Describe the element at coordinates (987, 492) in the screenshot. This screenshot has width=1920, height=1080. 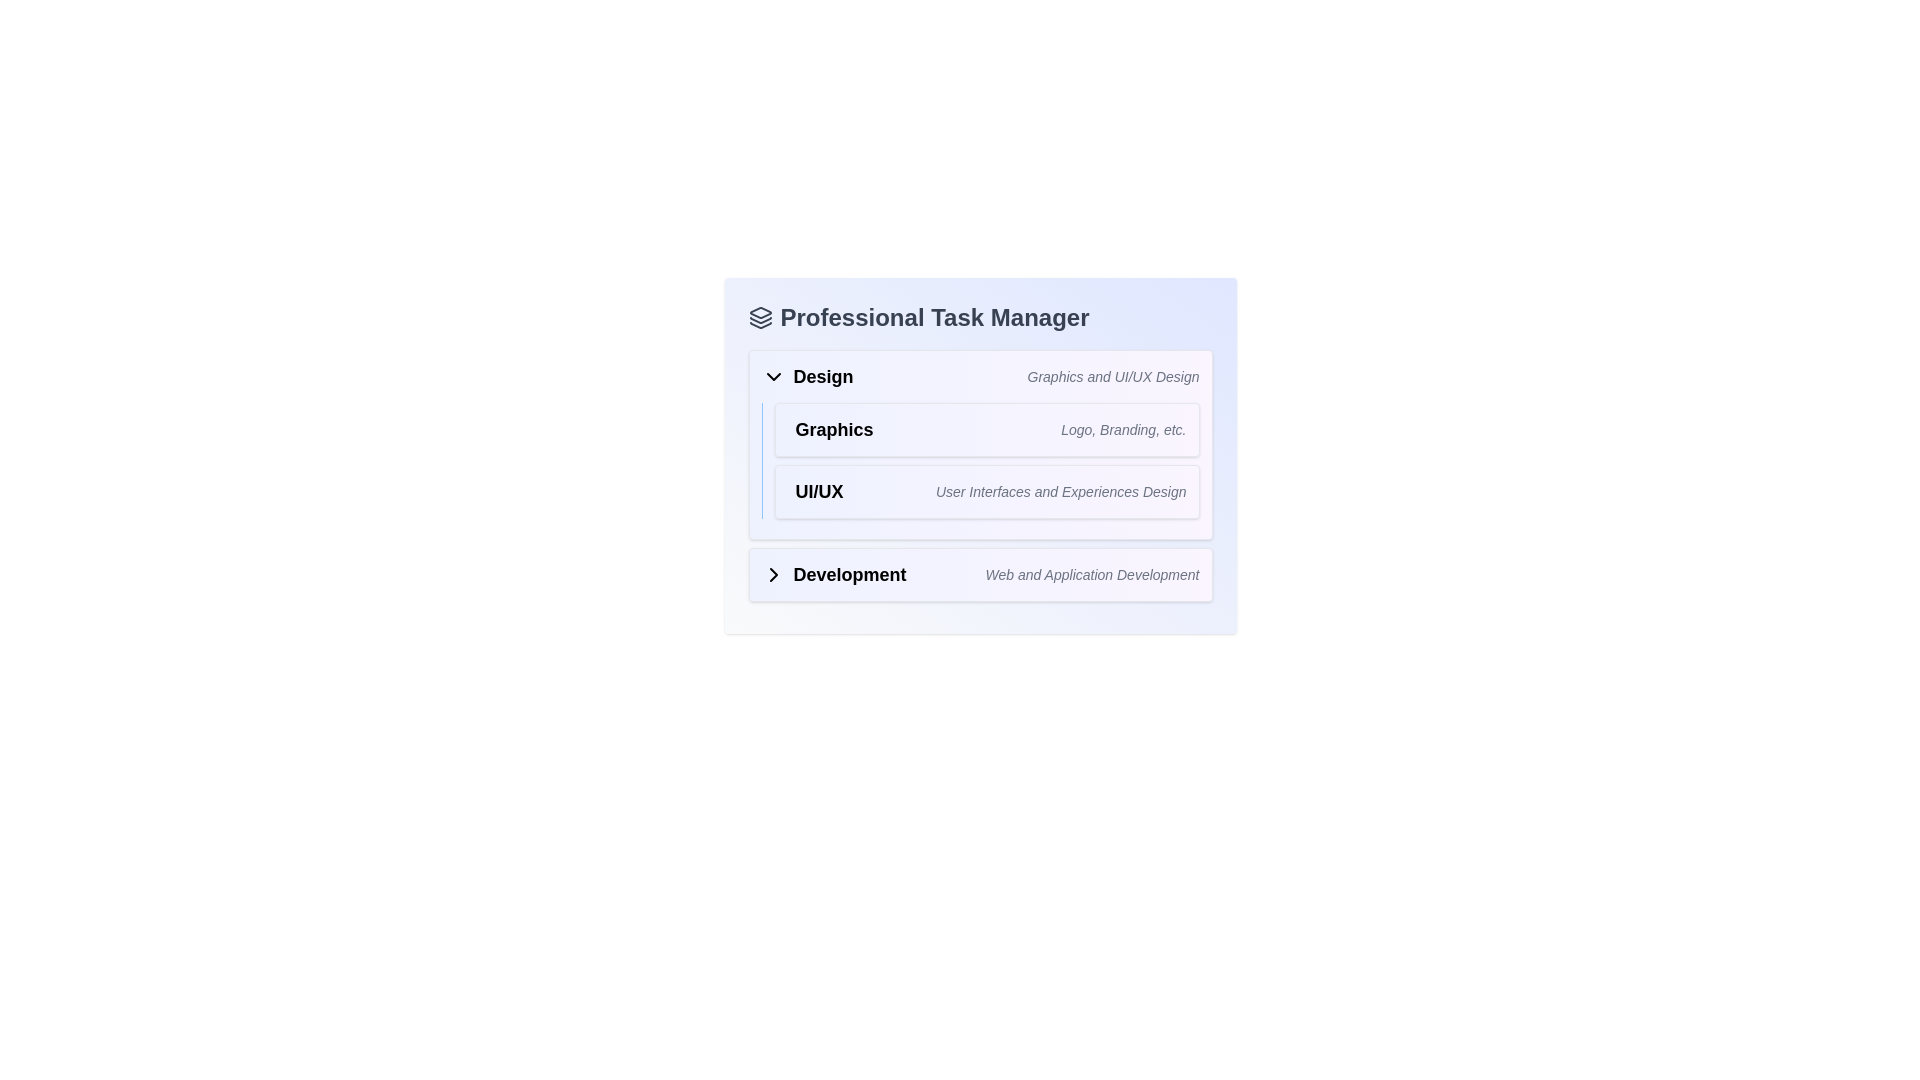
I see `the 'UI/UX' label with the description 'User Interfaces and Experiences Design' located in the 'Graphics' section under the 'Design' category` at that location.